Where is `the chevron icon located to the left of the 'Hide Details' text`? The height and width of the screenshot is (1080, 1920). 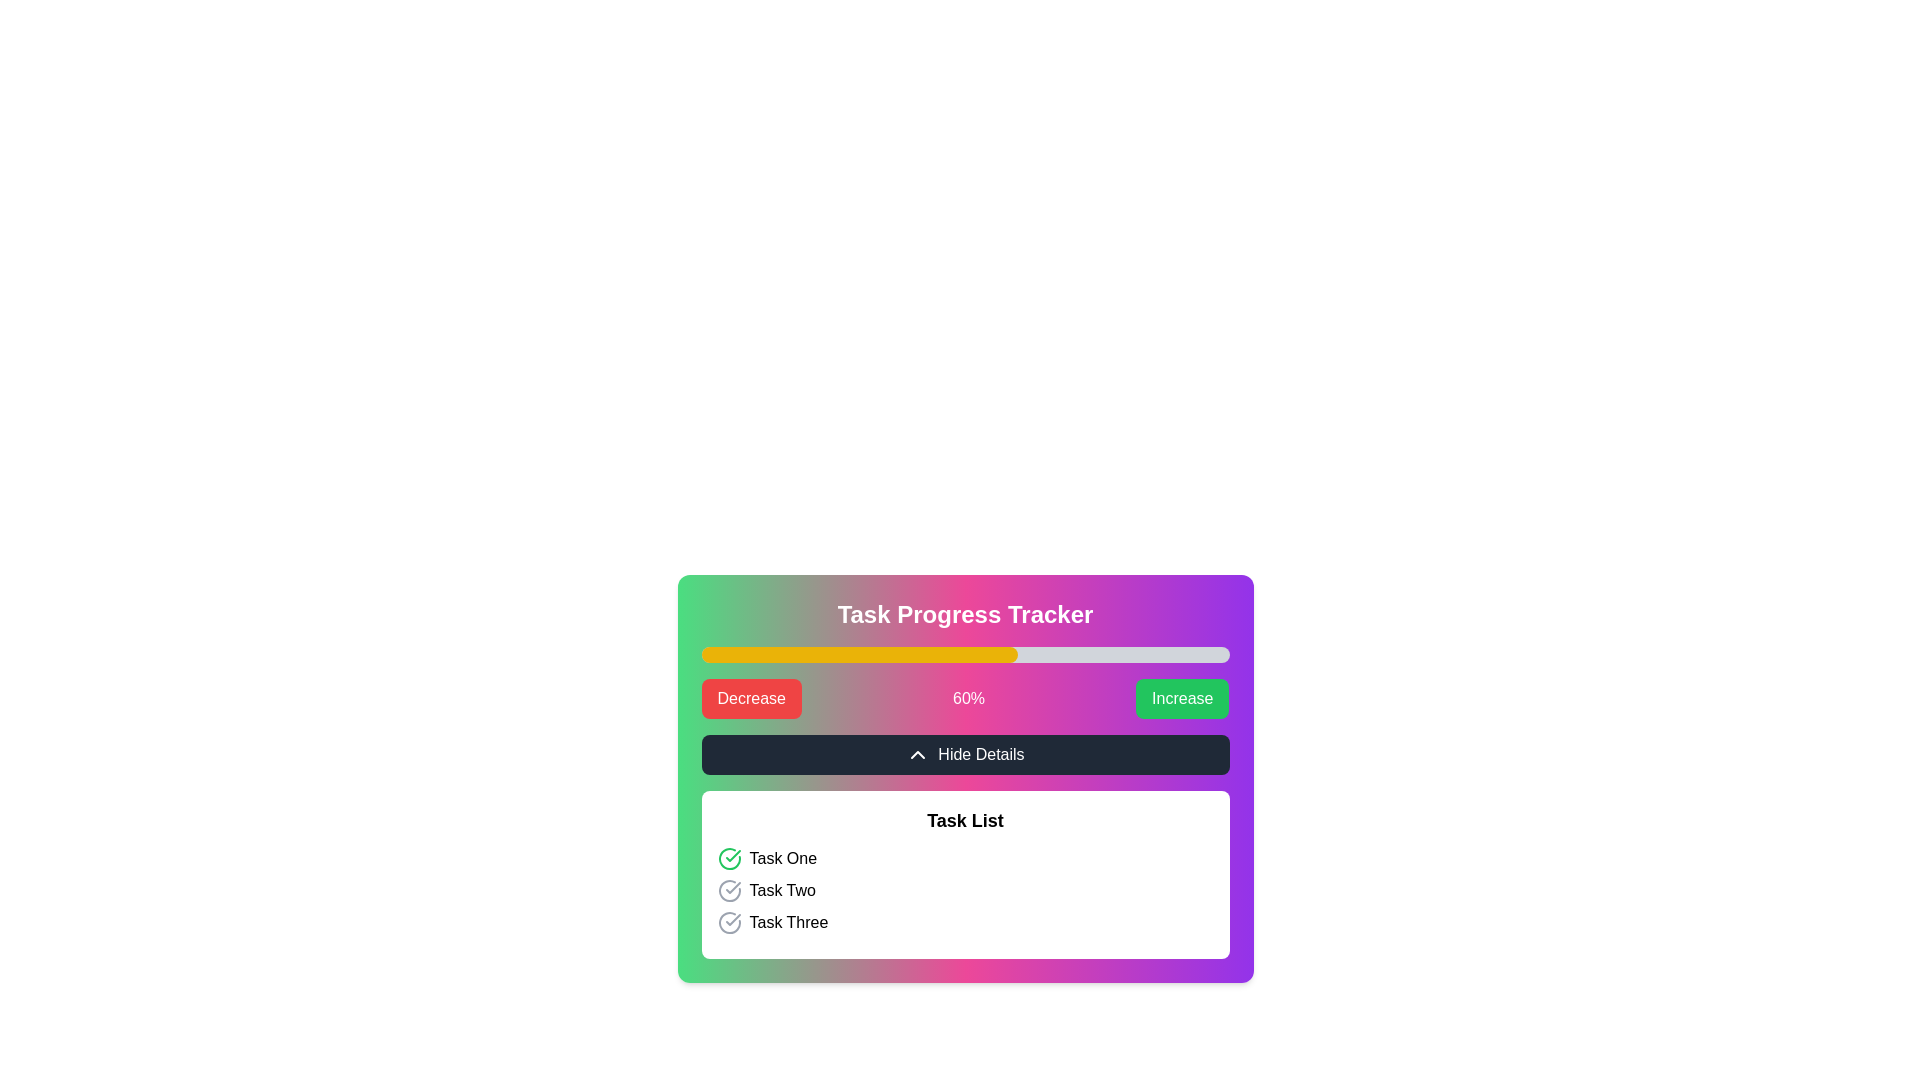 the chevron icon located to the left of the 'Hide Details' text is located at coordinates (917, 755).